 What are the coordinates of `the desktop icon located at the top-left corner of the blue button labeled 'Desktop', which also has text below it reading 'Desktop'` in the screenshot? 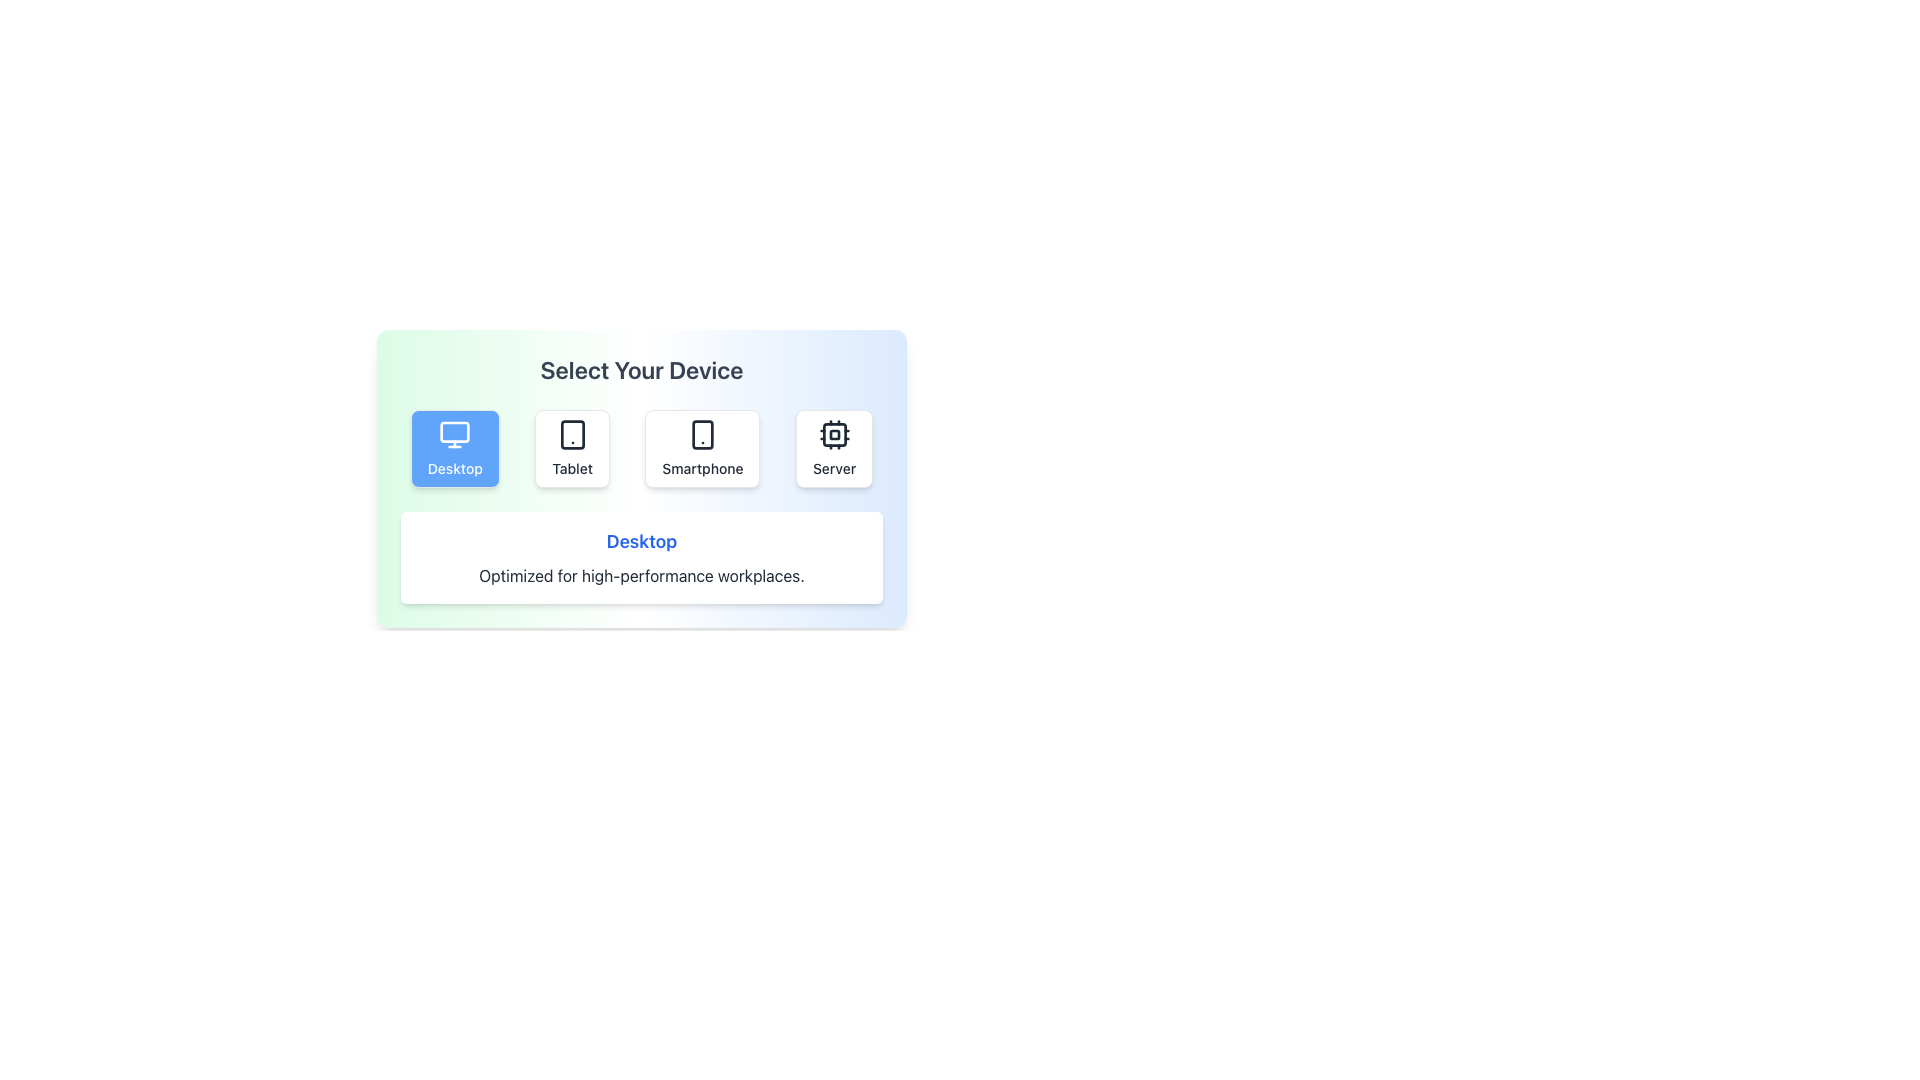 It's located at (454, 434).